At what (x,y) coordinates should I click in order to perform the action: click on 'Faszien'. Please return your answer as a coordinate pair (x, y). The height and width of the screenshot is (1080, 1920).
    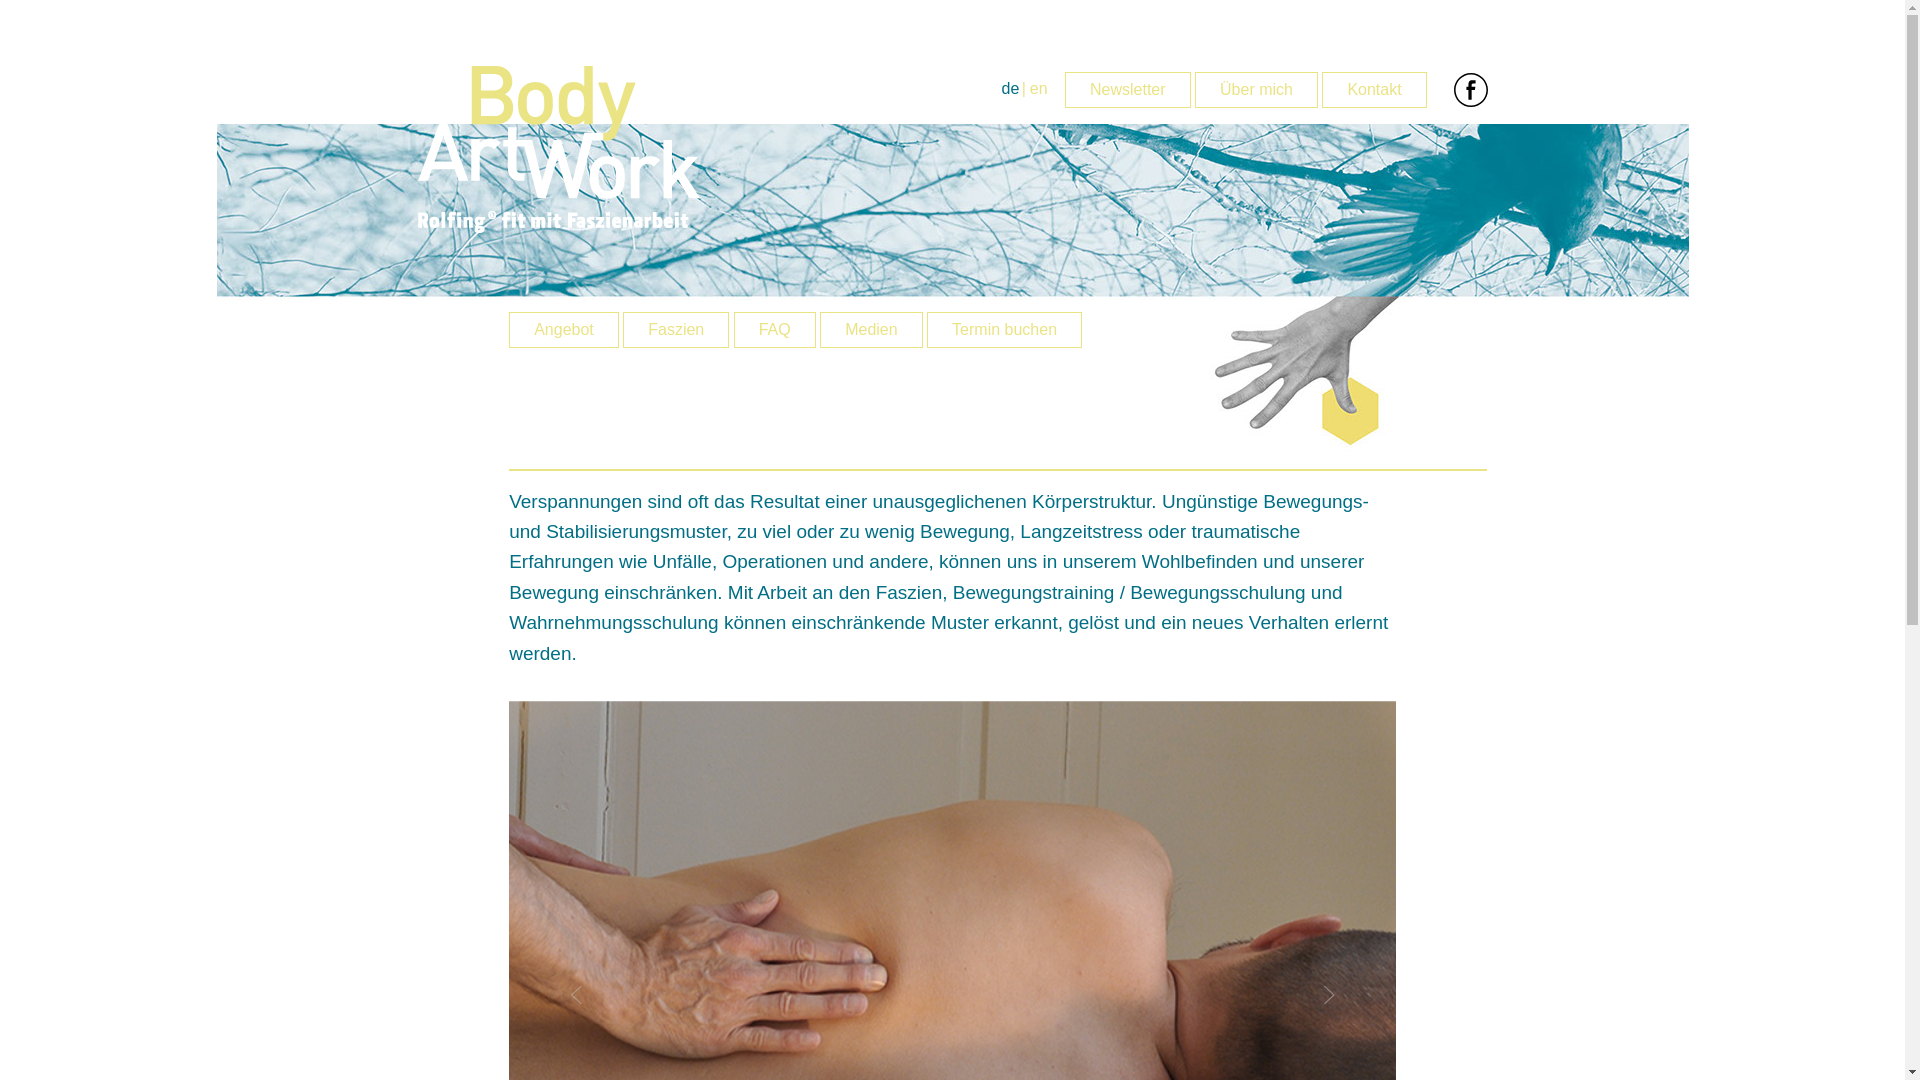
    Looking at the image, I should click on (676, 329).